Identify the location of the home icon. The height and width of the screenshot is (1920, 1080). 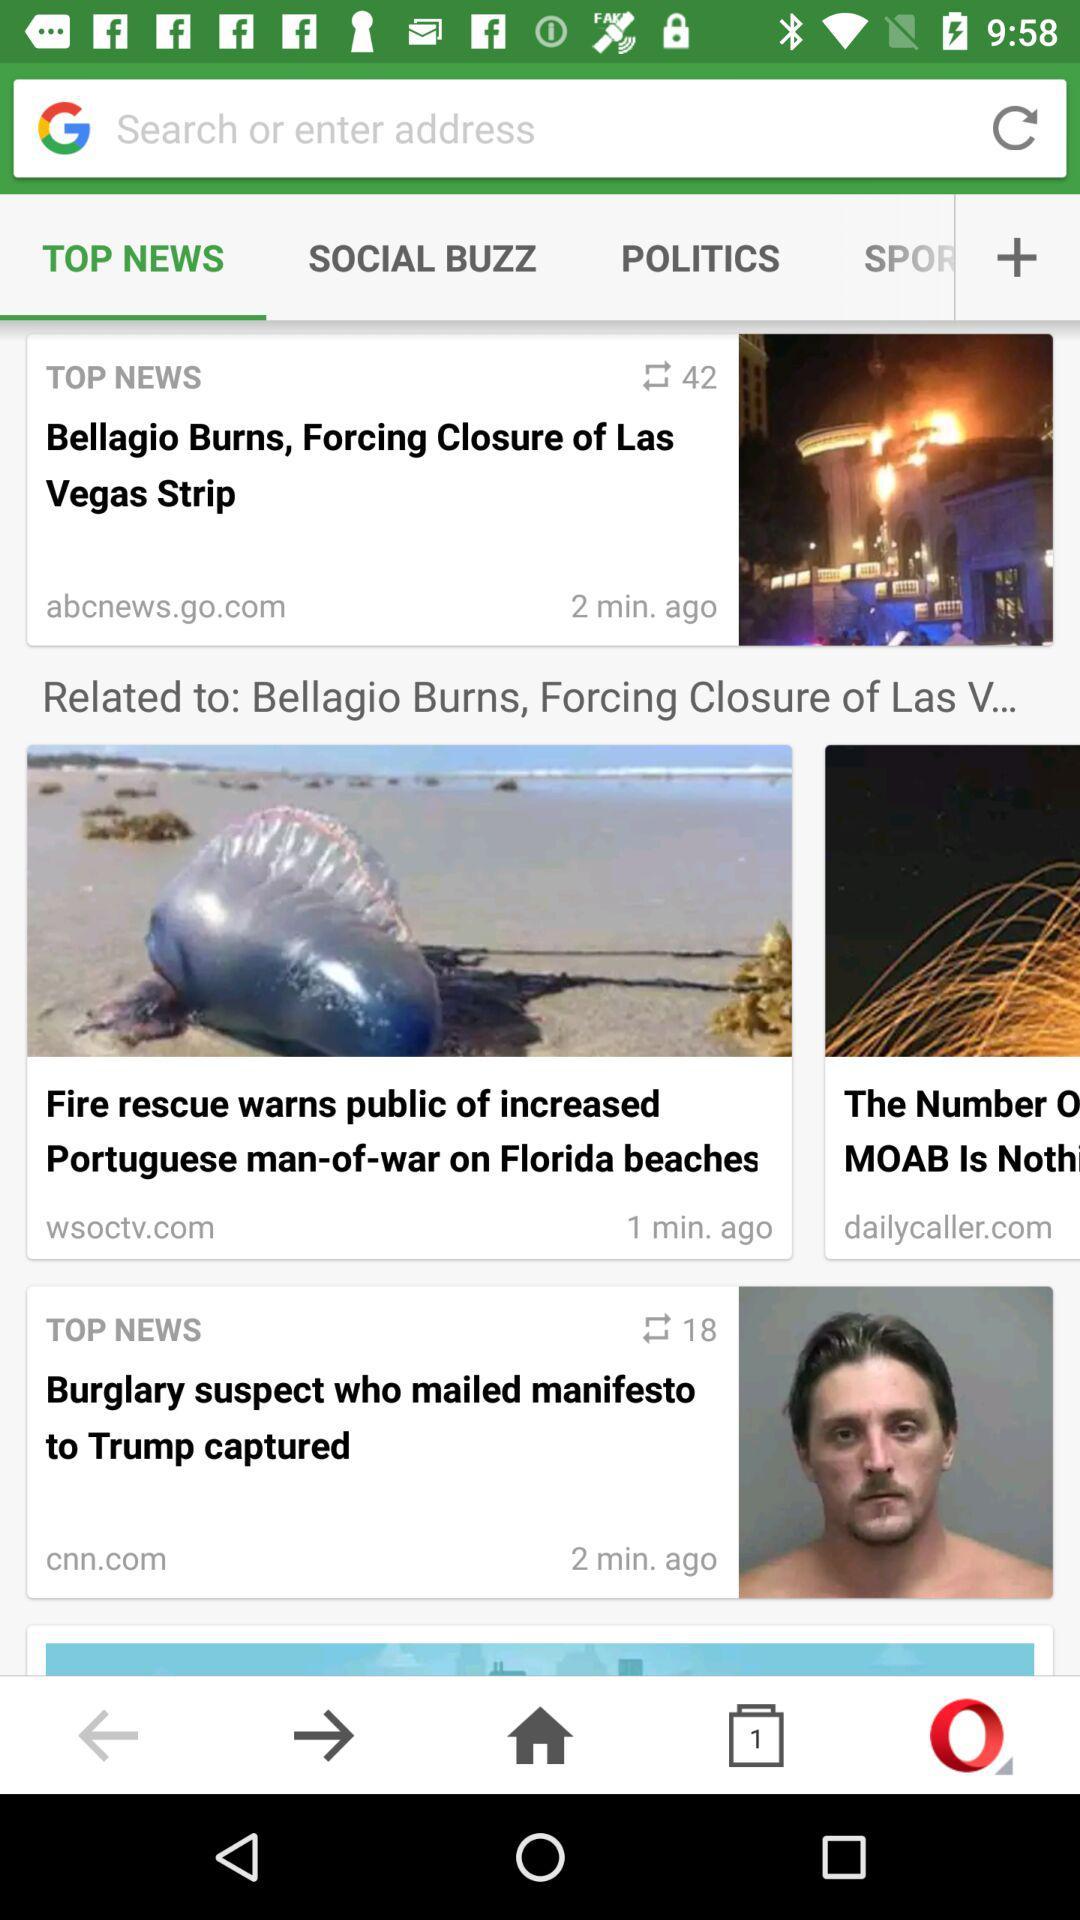
(540, 1734).